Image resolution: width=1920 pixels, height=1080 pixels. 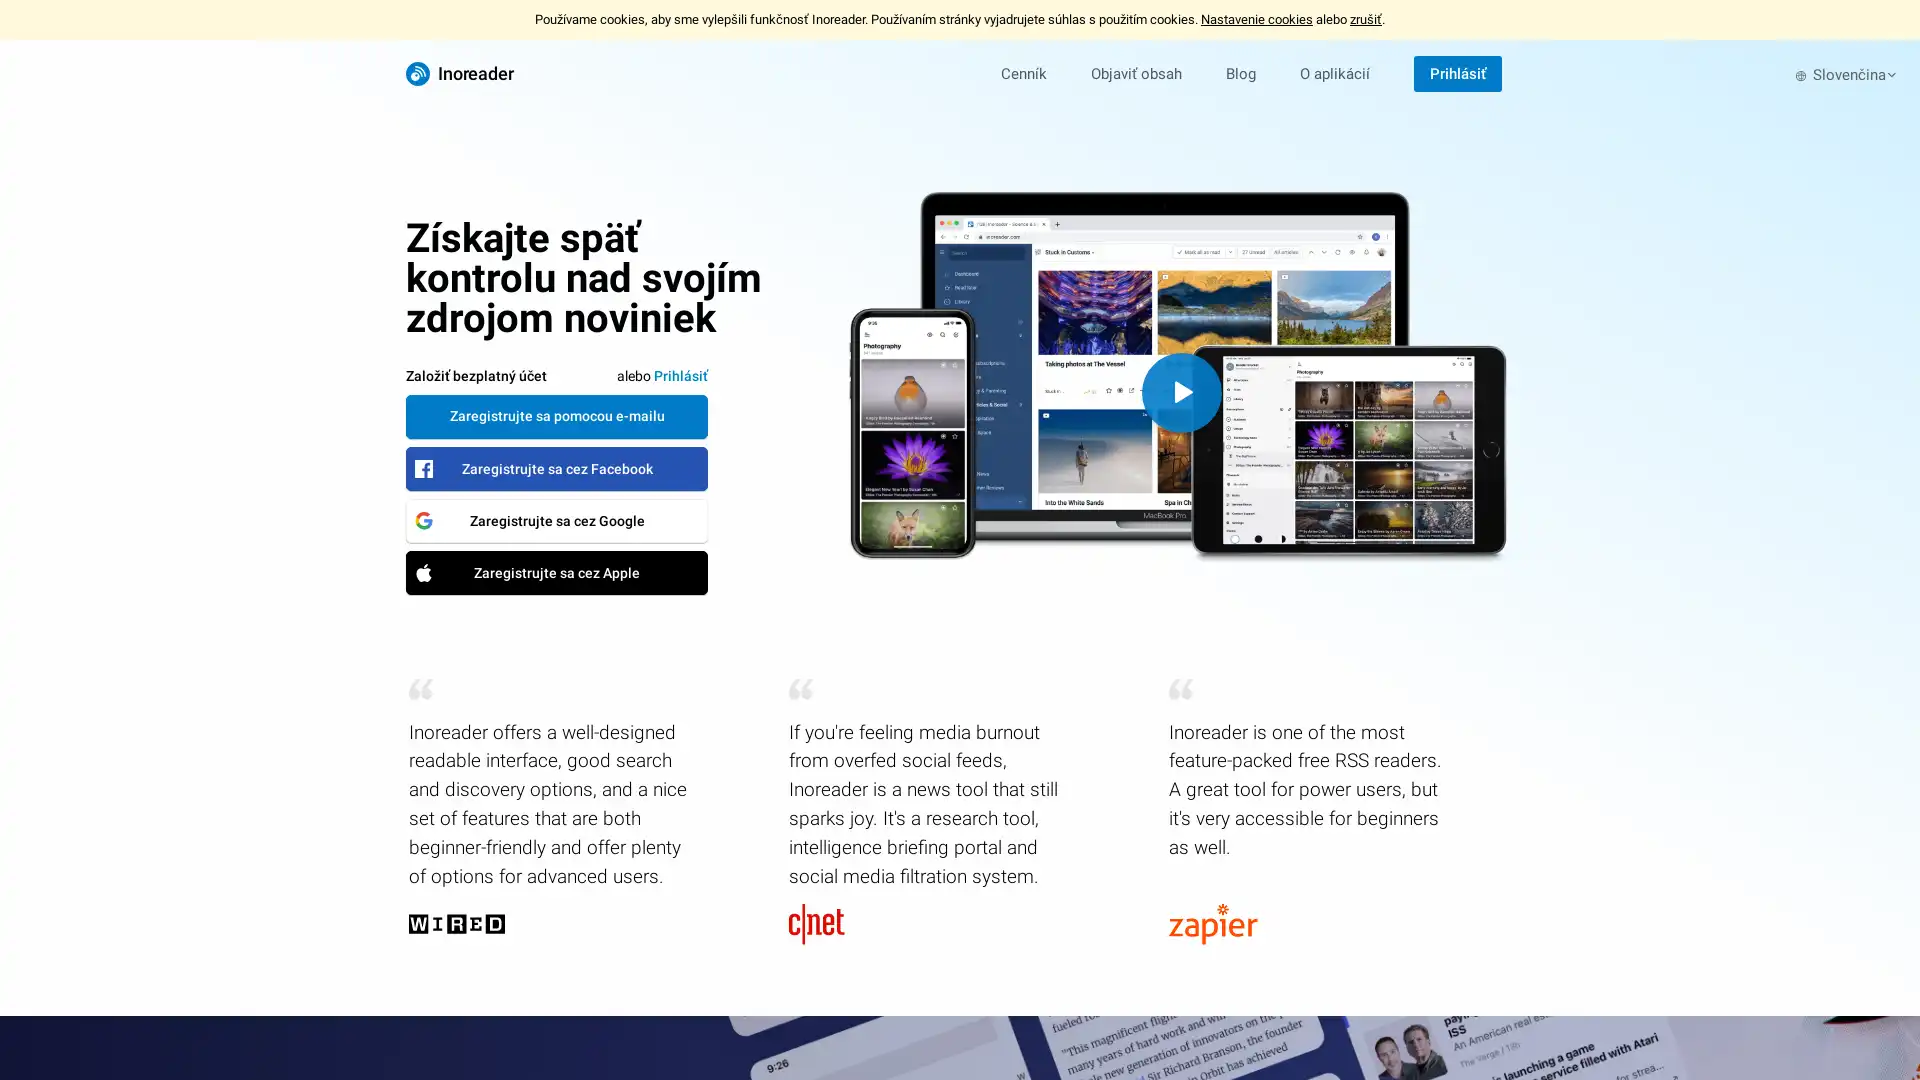 What do you see at coordinates (556, 571) in the screenshot?
I see `Zaregistrujte sa cez Apple` at bounding box center [556, 571].